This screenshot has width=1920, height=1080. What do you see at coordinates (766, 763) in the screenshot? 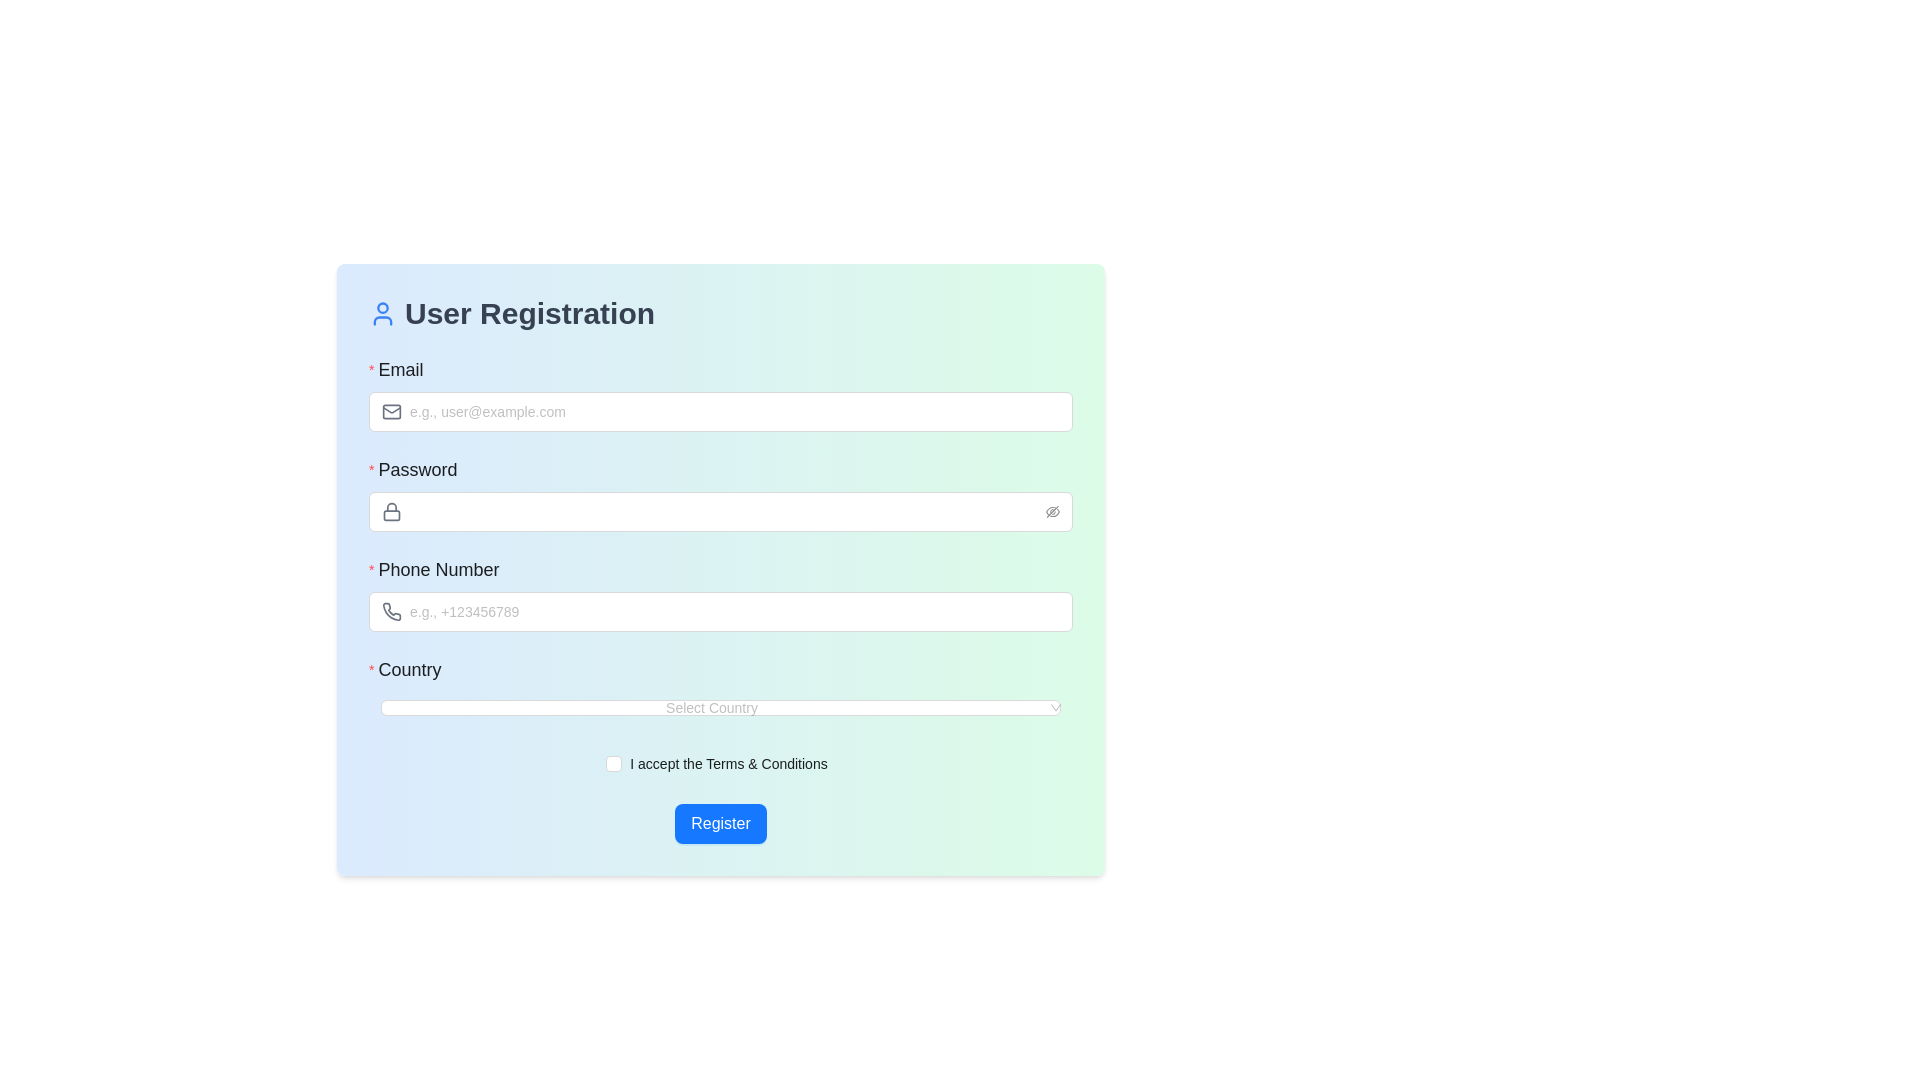
I see `the hyperlinked text labeled 'Terms & Conditions'` at bounding box center [766, 763].